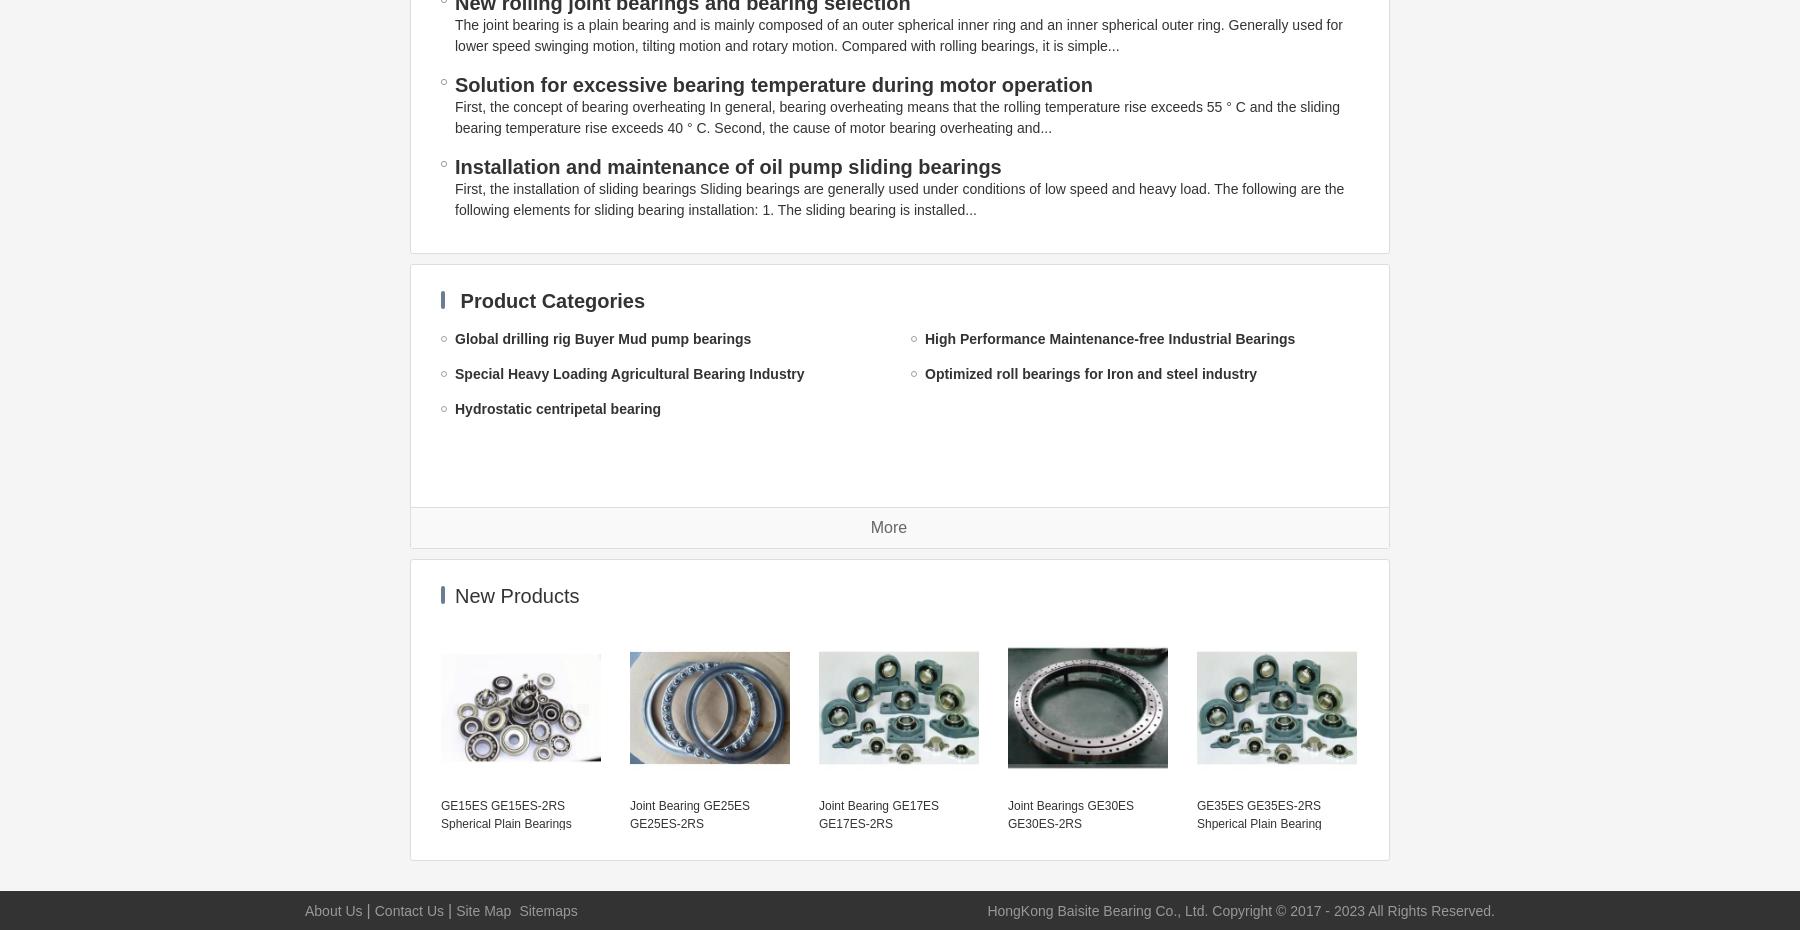  Describe the element at coordinates (897, 117) in the screenshot. I see `'First, the concept of bearing overheating       In general, bearing overheating means that the rolling temperature rise exceeds 55 ° C and the sliding bearing temperature rise exceeds 40 ° C.       Second, the cause of motor bearing overheating and...'` at that location.